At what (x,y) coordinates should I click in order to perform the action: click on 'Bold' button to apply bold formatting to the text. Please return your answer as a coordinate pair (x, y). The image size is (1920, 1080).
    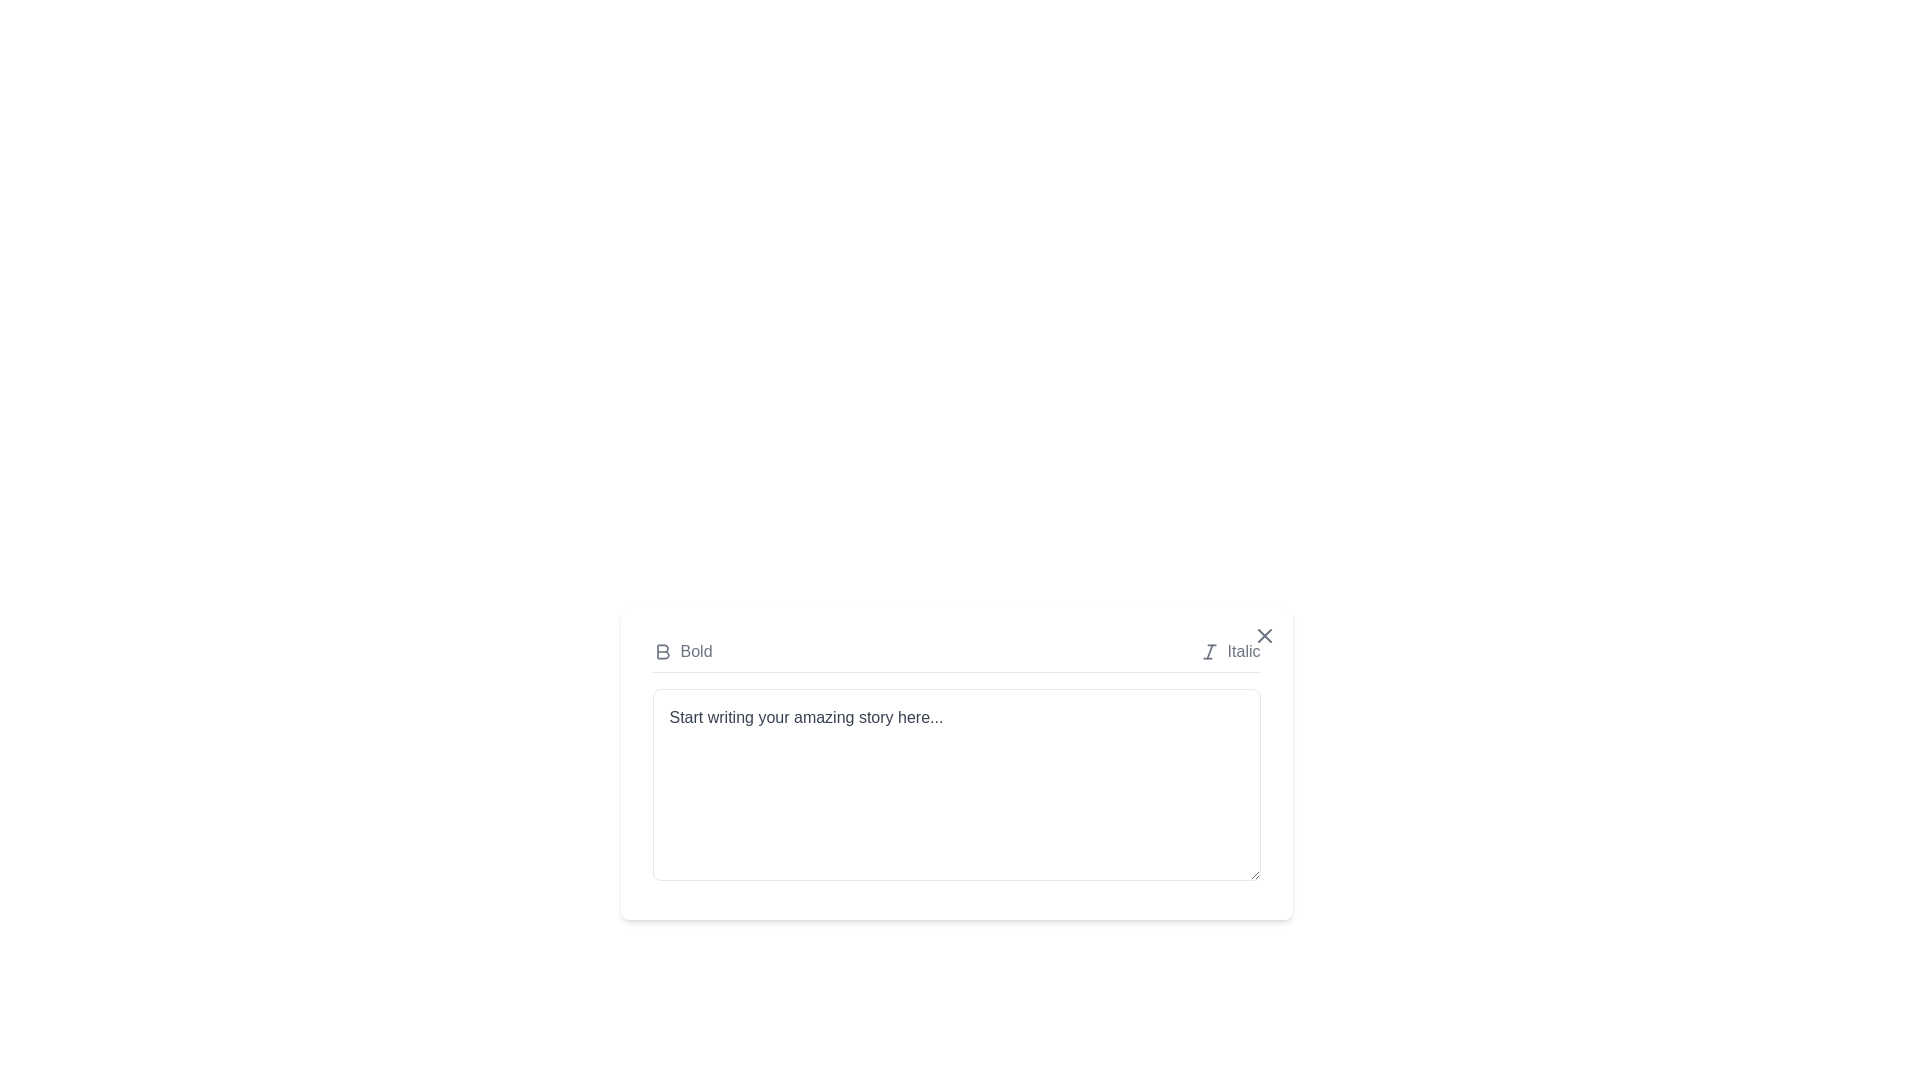
    Looking at the image, I should click on (682, 651).